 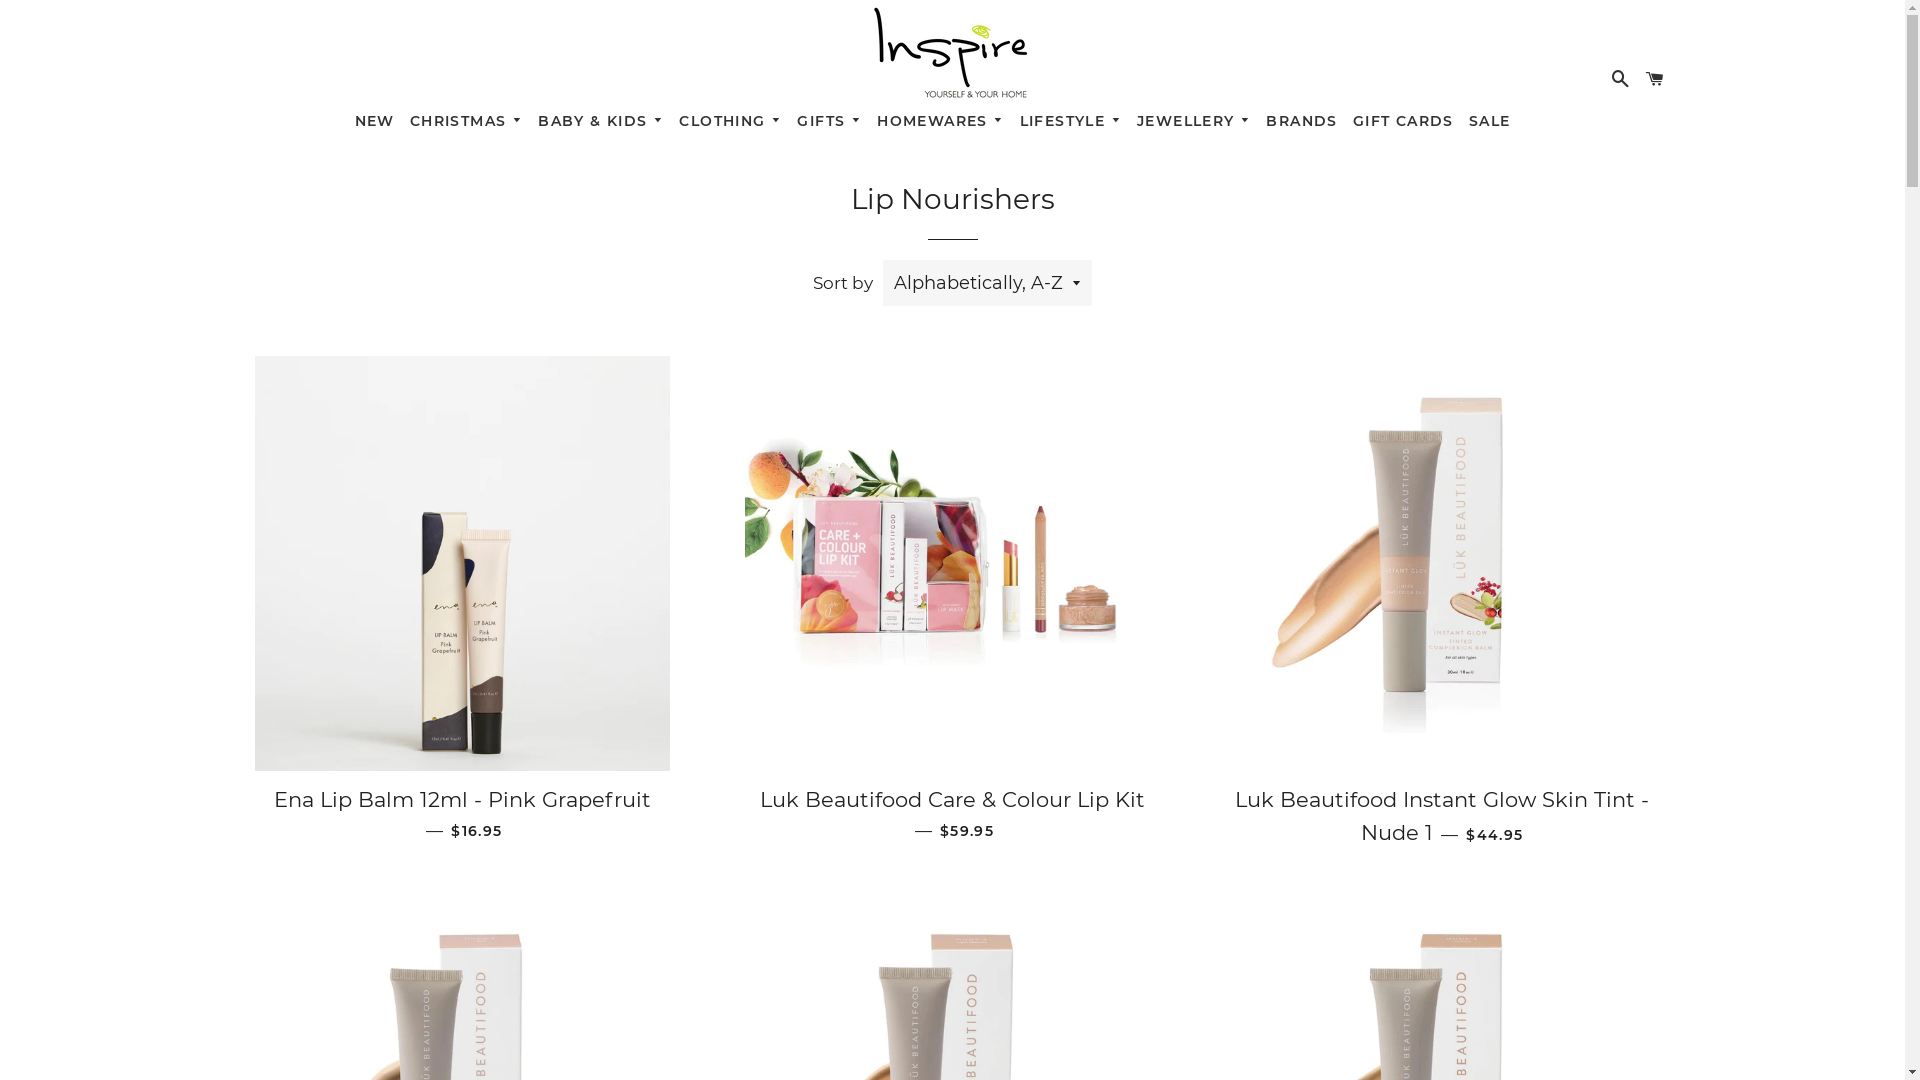 What do you see at coordinates (401, 117) in the screenshot?
I see `'CHRISTMAS'` at bounding box center [401, 117].